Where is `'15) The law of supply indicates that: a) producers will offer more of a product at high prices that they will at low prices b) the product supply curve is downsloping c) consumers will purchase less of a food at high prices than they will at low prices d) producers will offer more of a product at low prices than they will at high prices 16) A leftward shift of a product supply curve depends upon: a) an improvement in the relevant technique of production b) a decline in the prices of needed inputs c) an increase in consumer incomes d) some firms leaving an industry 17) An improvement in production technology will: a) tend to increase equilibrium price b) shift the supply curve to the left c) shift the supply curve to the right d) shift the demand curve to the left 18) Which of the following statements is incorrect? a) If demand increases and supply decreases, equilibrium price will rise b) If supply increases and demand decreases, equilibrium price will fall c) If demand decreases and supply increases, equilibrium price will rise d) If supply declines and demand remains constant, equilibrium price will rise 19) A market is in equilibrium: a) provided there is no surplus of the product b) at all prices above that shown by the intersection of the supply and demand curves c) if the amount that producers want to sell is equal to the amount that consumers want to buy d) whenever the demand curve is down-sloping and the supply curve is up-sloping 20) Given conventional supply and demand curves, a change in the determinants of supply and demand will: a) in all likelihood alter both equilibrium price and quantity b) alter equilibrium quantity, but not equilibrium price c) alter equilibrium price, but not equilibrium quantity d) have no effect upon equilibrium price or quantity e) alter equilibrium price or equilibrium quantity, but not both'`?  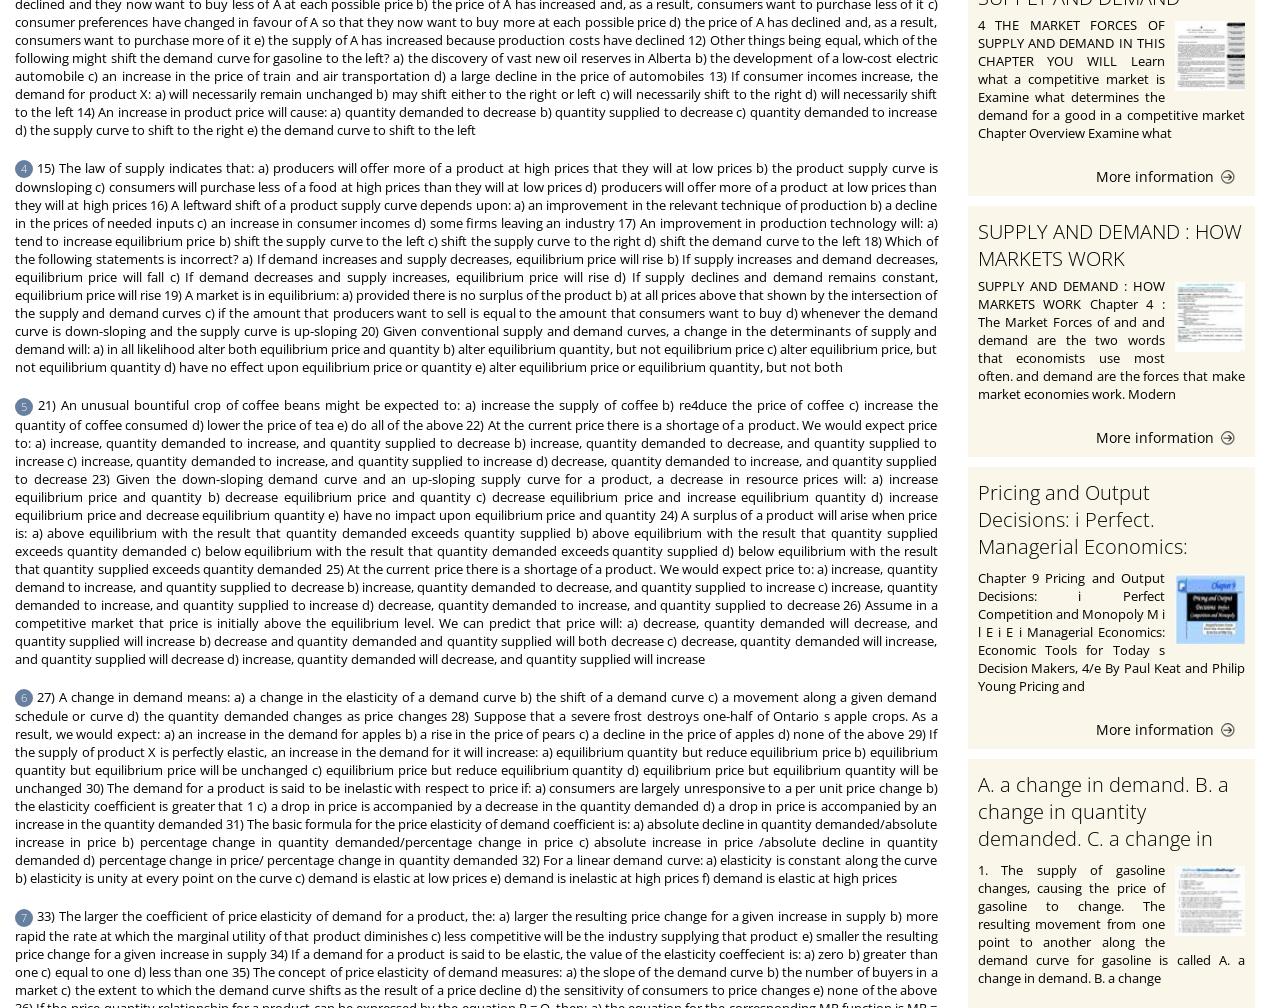 '15) The law of supply indicates that: a) producers will offer more of a product at high prices that they will at low prices b) the product supply curve is downsloping c) consumers will purchase less of a food at high prices than they will at low prices d) producers will offer more of a product at low prices than they will at high prices 16) A leftward shift of a product supply curve depends upon: a) an improvement in the relevant technique of production b) a decline in the prices of needed inputs c) an increase in consumer incomes d) some firms leaving an industry 17) An improvement in production technology will: a) tend to increase equilibrium price b) shift the supply curve to the left c) shift the supply curve to the right d) shift the demand curve to the left 18) Which of the following statements is incorrect? a) If demand increases and supply decreases, equilibrium price will rise b) If supply increases and demand decreases, equilibrium price will fall c) If demand decreases and supply increases, equilibrium price will rise d) If supply declines and demand remains constant, equilibrium price will rise 19) A market is in equilibrium: a) provided there is no surplus of the product b) at all prices above that shown by the intersection of the supply and demand curves c) if the amount that producers want to sell is equal to the amount that consumers want to buy d) whenever the demand curve is down-sloping and the supply curve is up-sloping 20) Given conventional supply and demand curves, a change in the determinants of supply and demand will: a) in all likelihood alter both equilibrium price and quantity b) alter equilibrium quantity, but not equilibrium price c) alter equilibrium price, but not equilibrium quantity d) have no effect upon equilibrium price or quantity e) alter equilibrium price or equilibrium quantity, but not both' is located at coordinates (475, 267).